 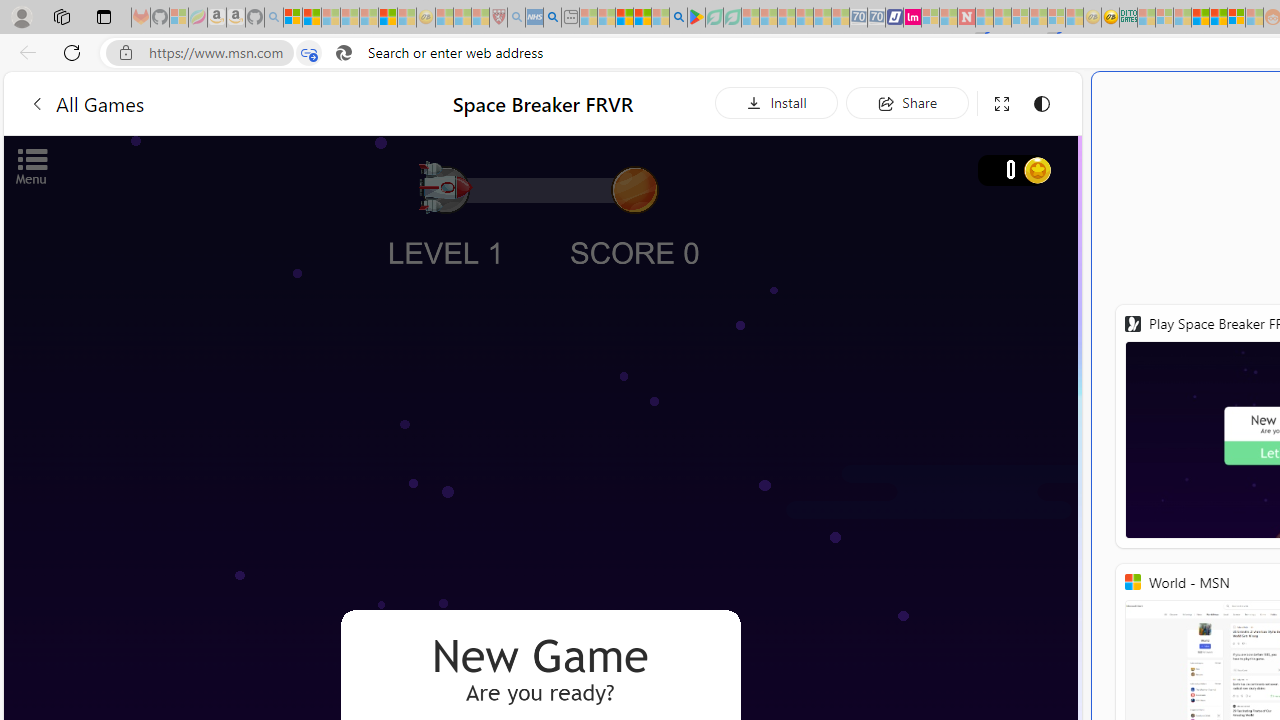 I want to click on 'utah sues federal government - Search', so click(x=552, y=17).